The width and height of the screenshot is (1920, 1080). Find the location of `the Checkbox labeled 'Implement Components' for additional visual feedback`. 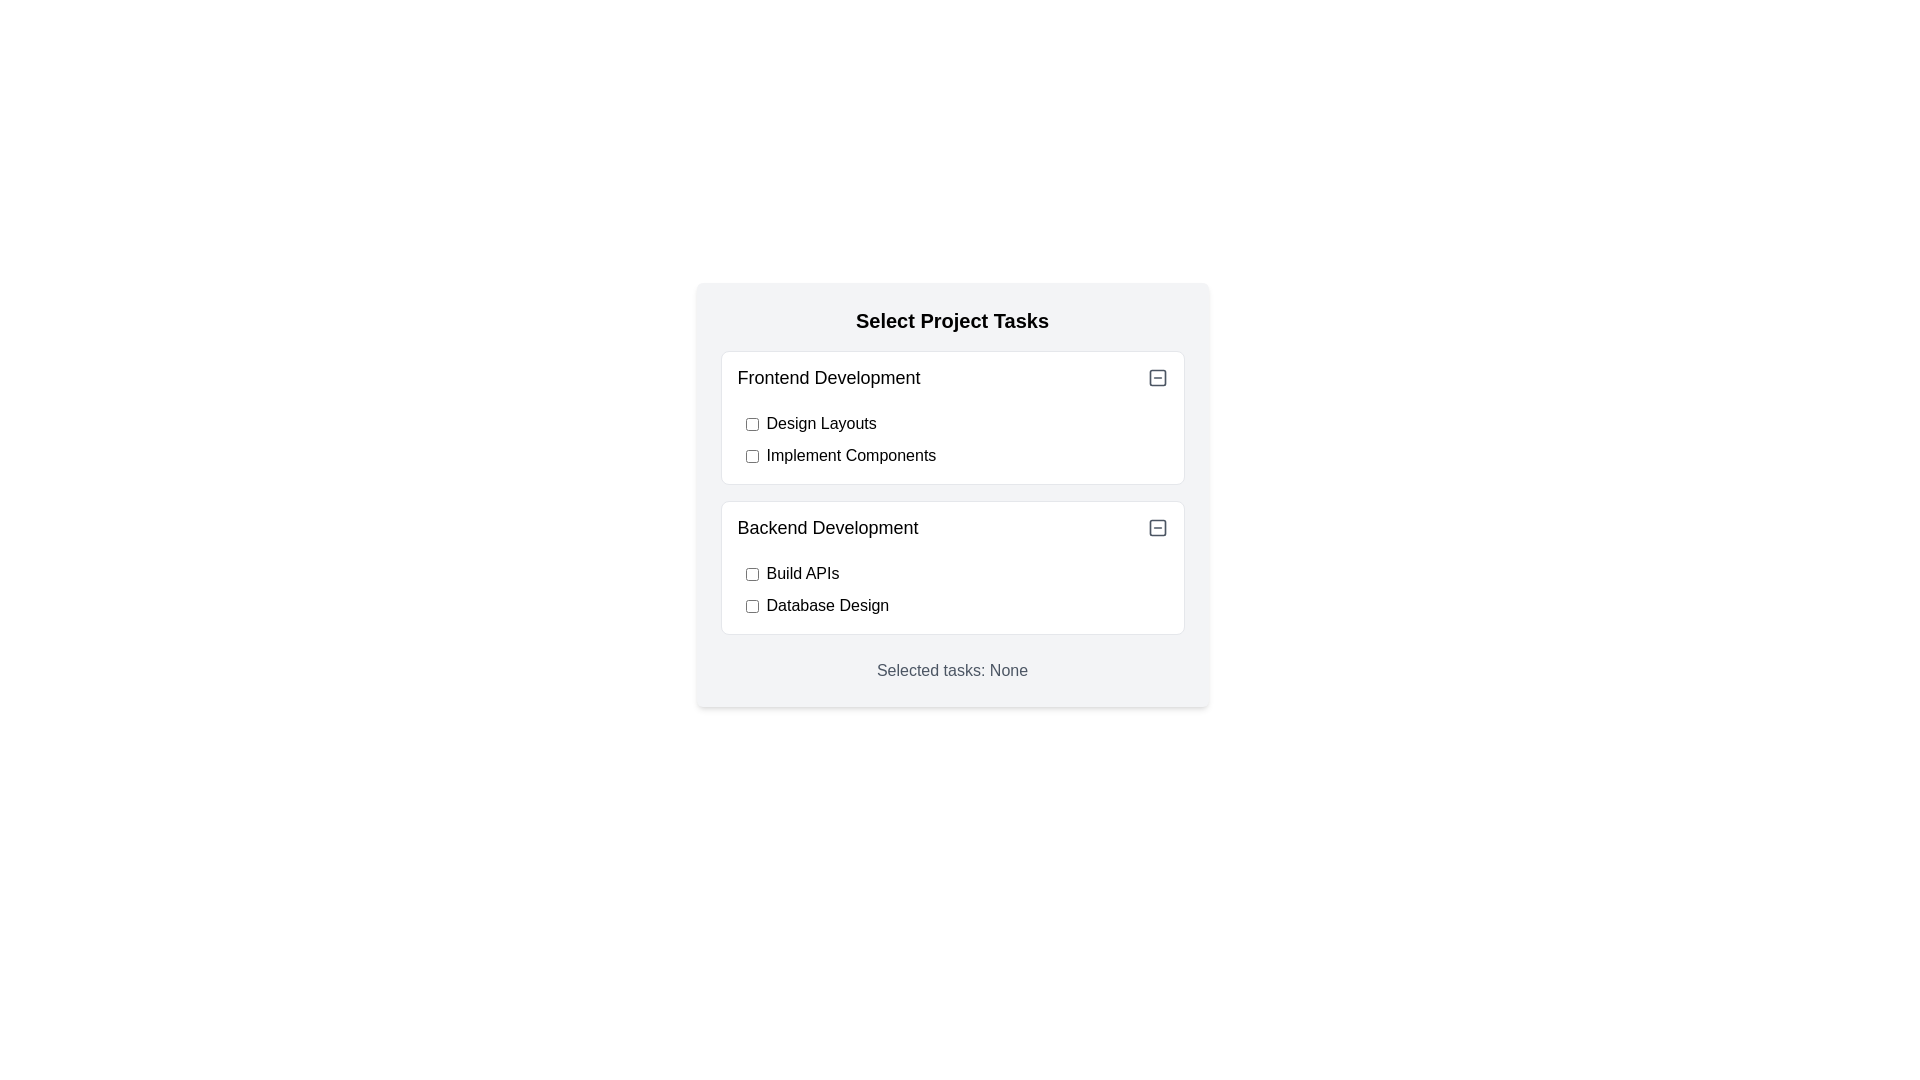

the Checkbox labeled 'Implement Components' for additional visual feedback is located at coordinates (964, 455).